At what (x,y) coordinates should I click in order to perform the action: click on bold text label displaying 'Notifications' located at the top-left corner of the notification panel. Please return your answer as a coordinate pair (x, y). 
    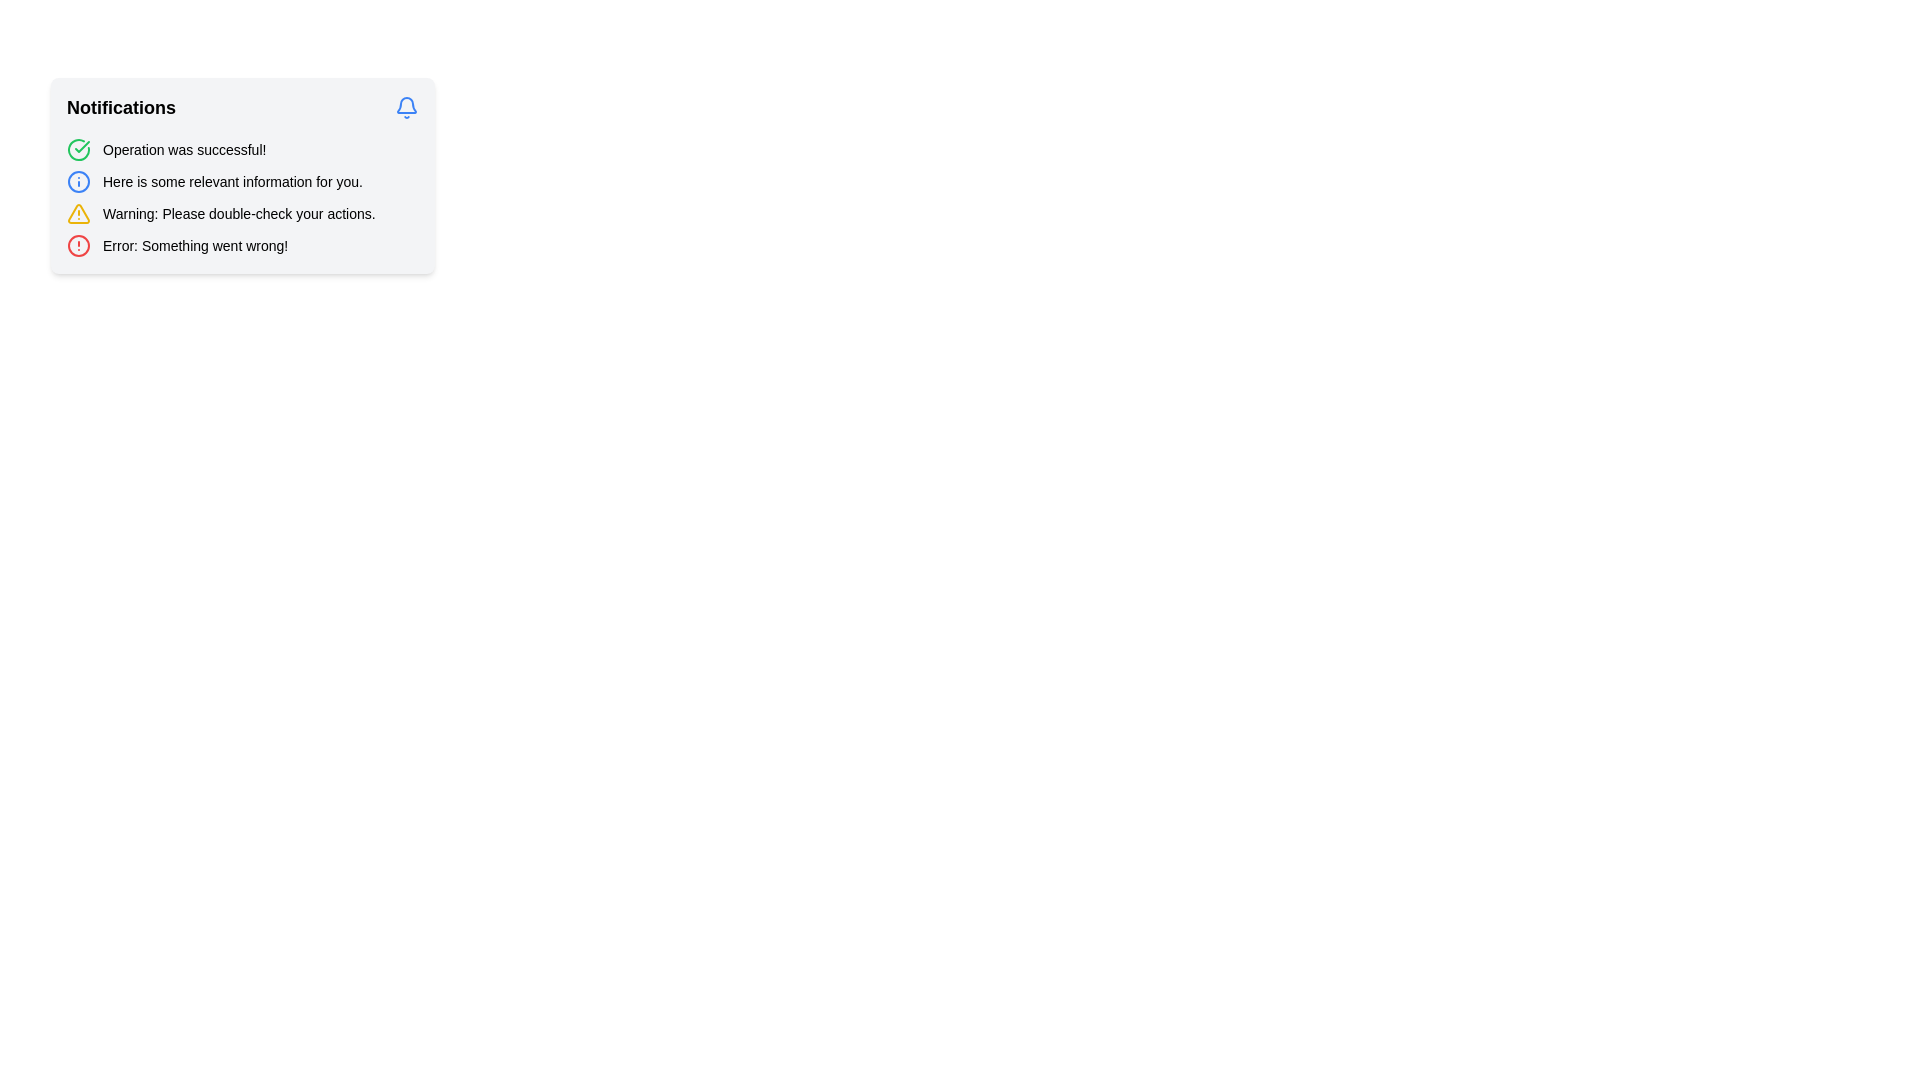
    Looking at the image, I should click on (120, 108).